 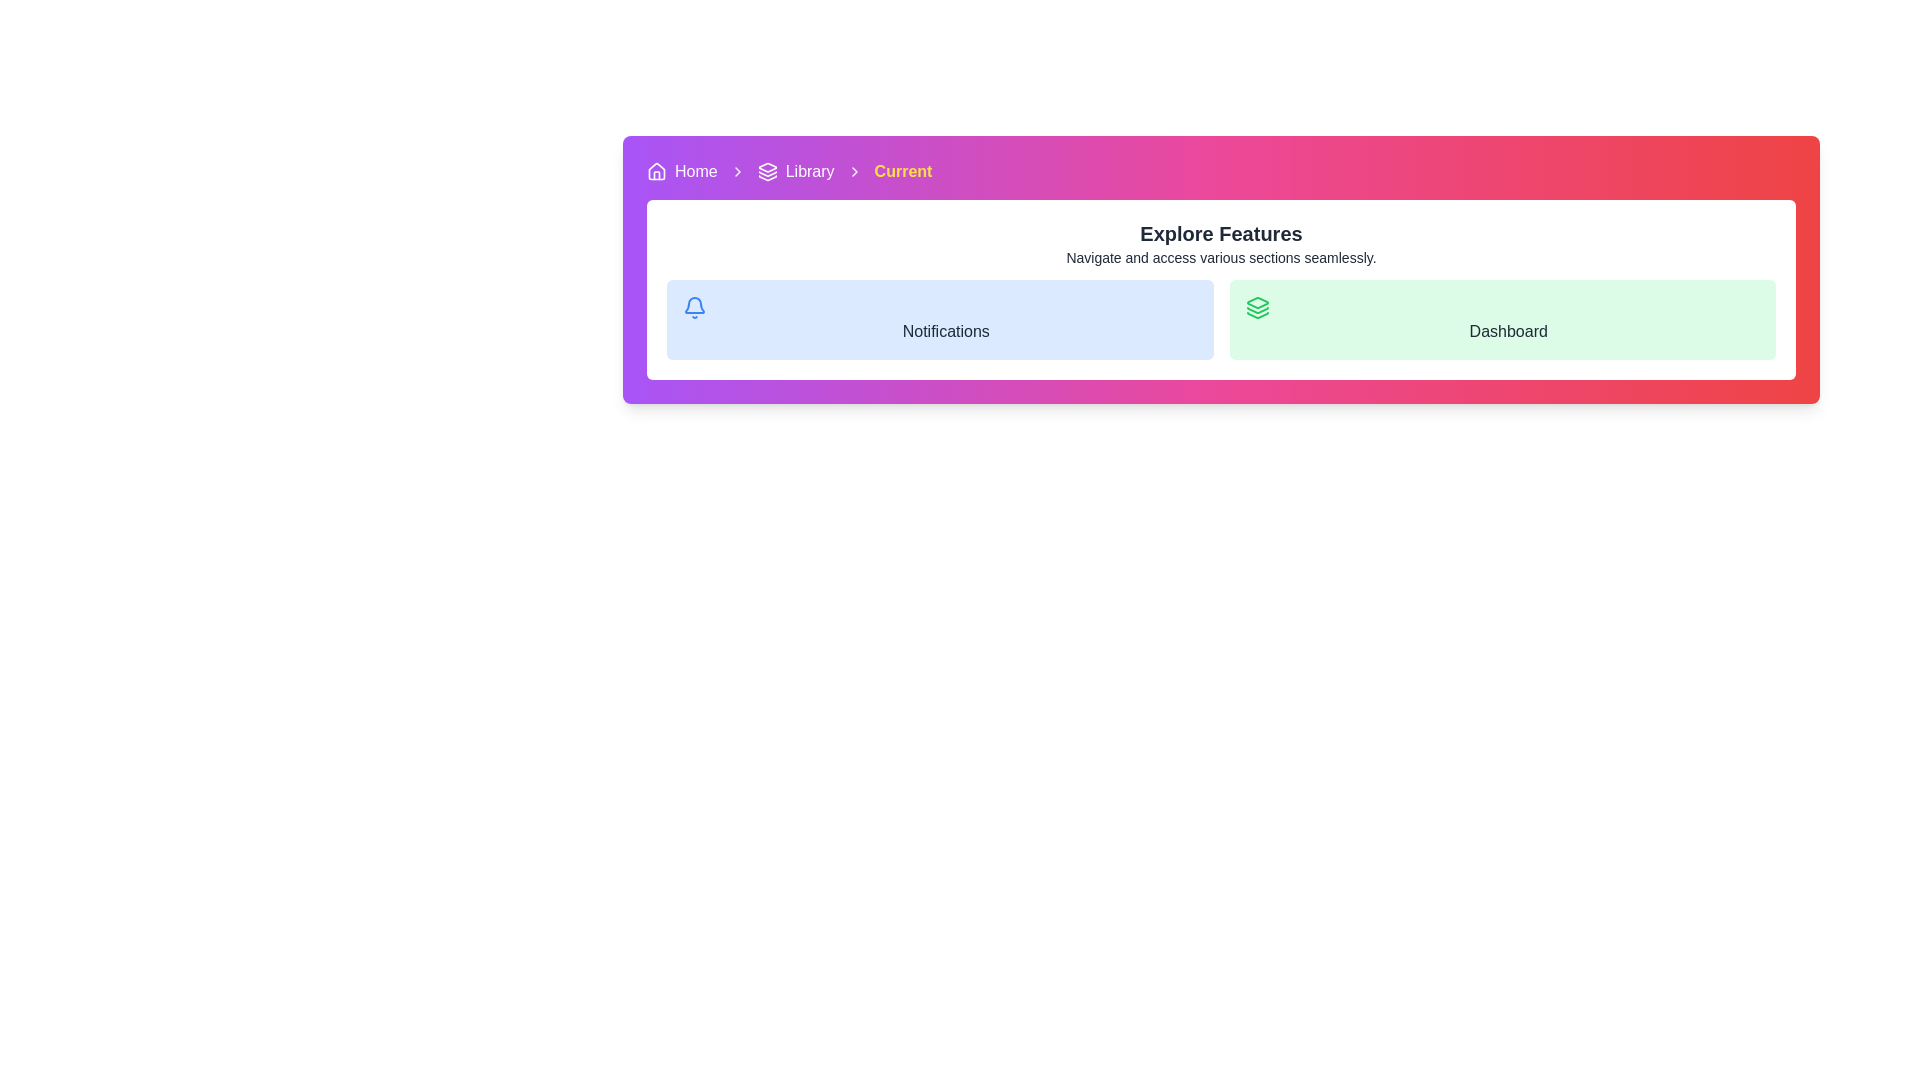 What do you see at coordinates (1220, 257) in the screenshot?
I see `the text reading 'Navigate and access various sections seamlessly.' which is located beneath the heading 'Explore Features.'` at bounding box center [1220, 257].